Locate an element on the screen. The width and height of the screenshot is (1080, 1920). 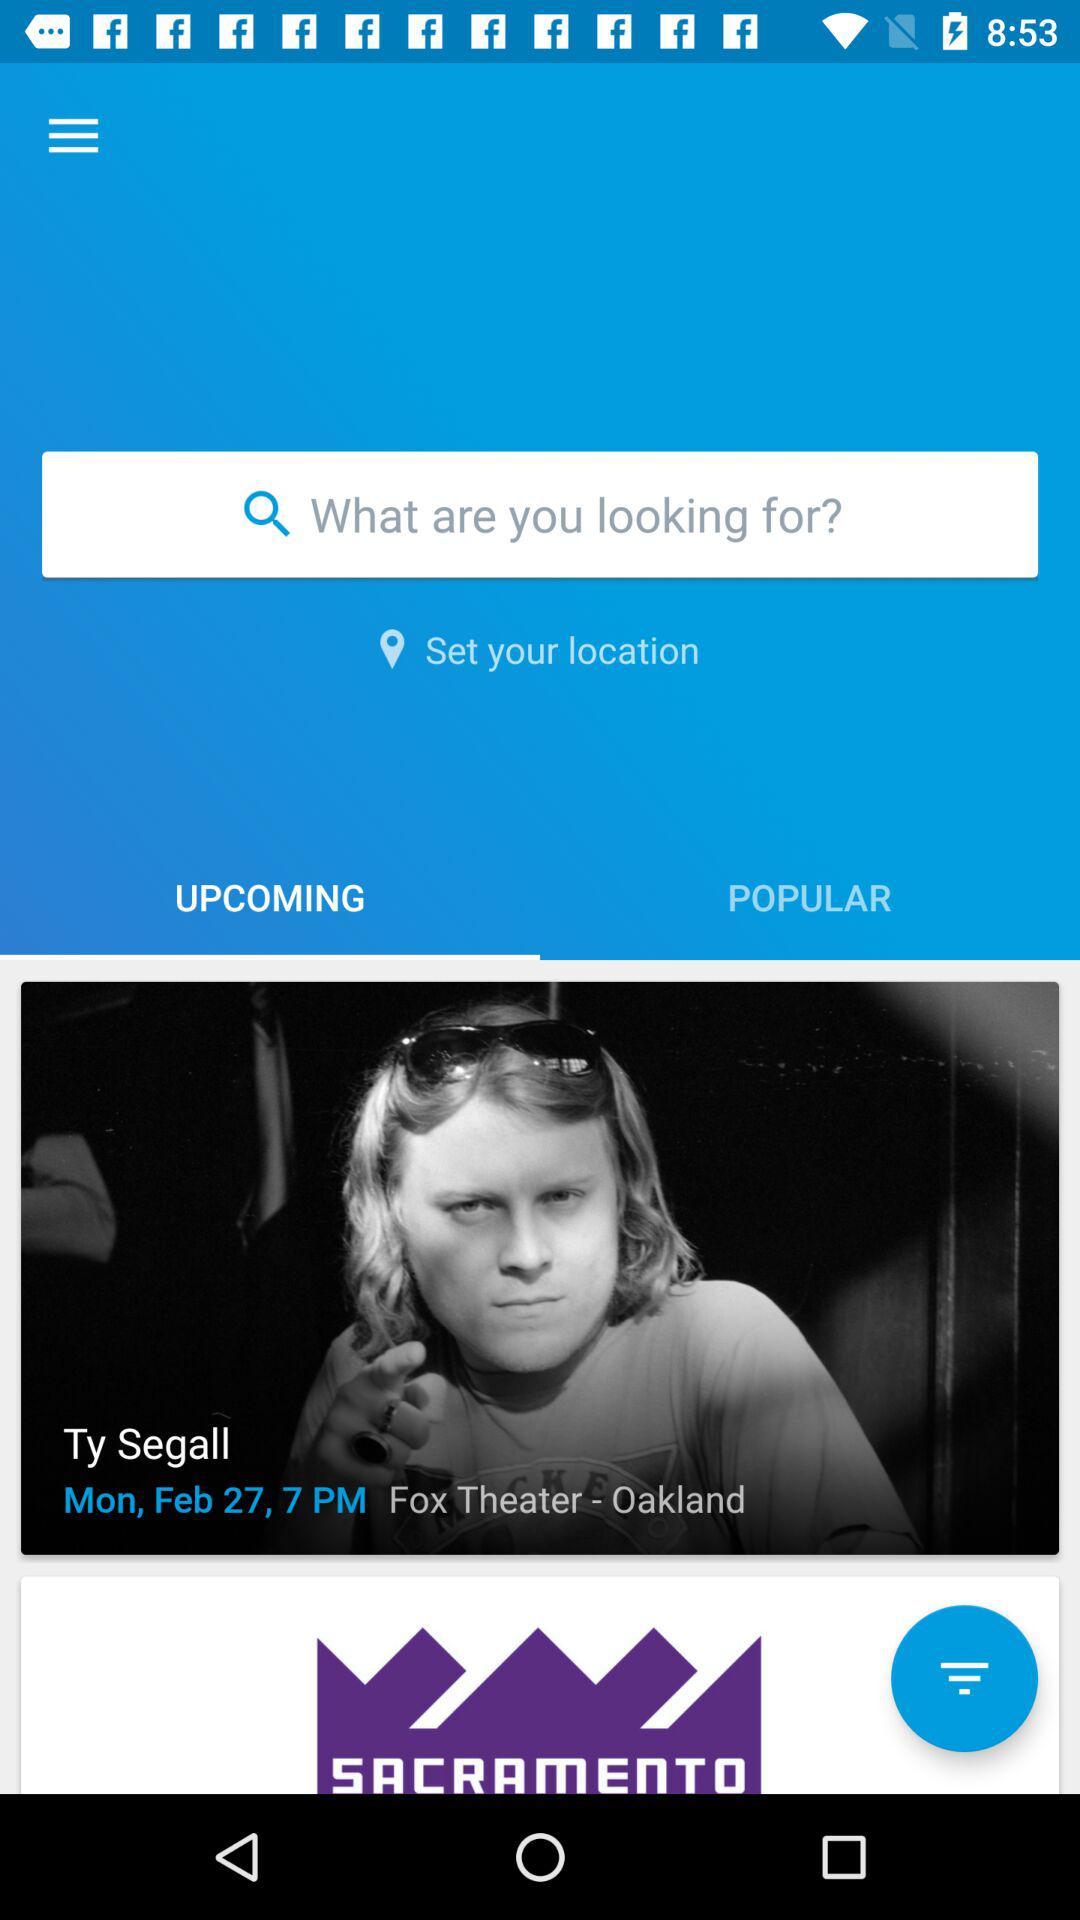
volume button is located at coordinates (963, 1678).